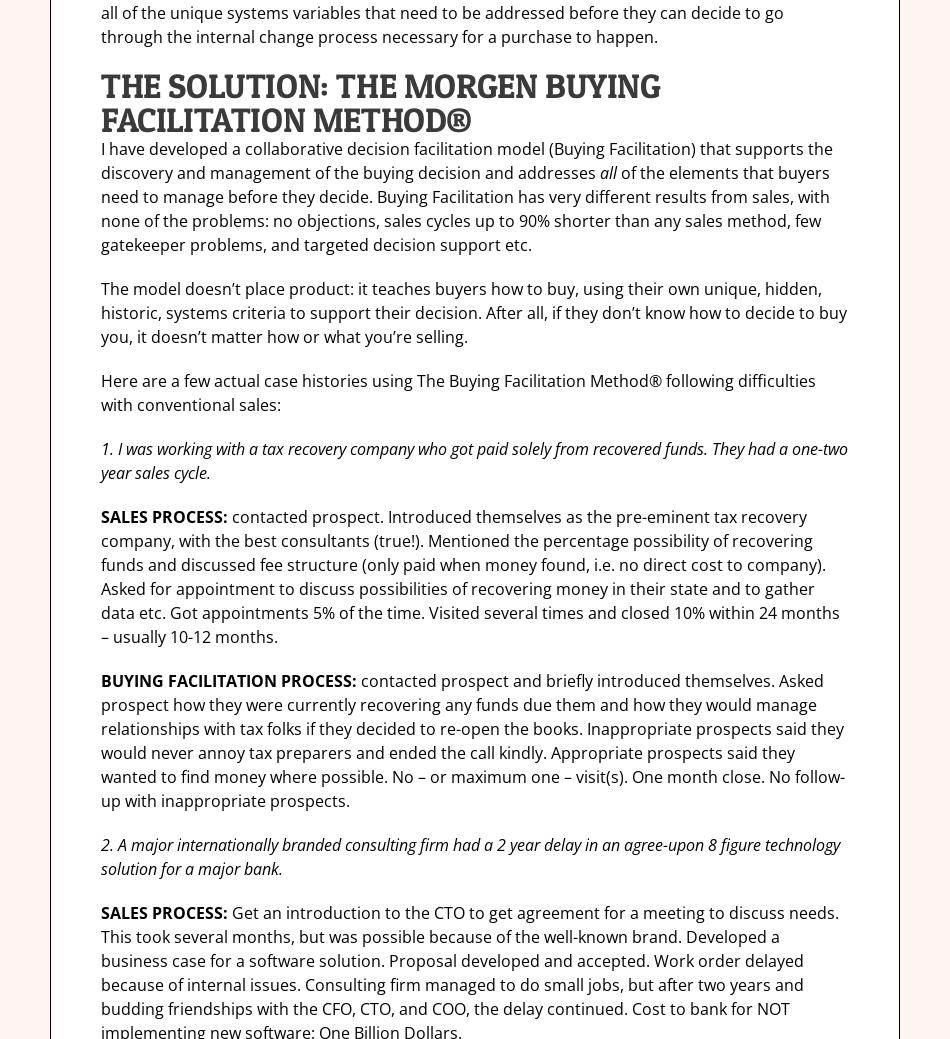 This screenshot has width=950, height=1039. I want to click on 'Here are a few actual case histories using The Buying Facilitation Method® following difficulties with conventional sales:', so click(457, 391).